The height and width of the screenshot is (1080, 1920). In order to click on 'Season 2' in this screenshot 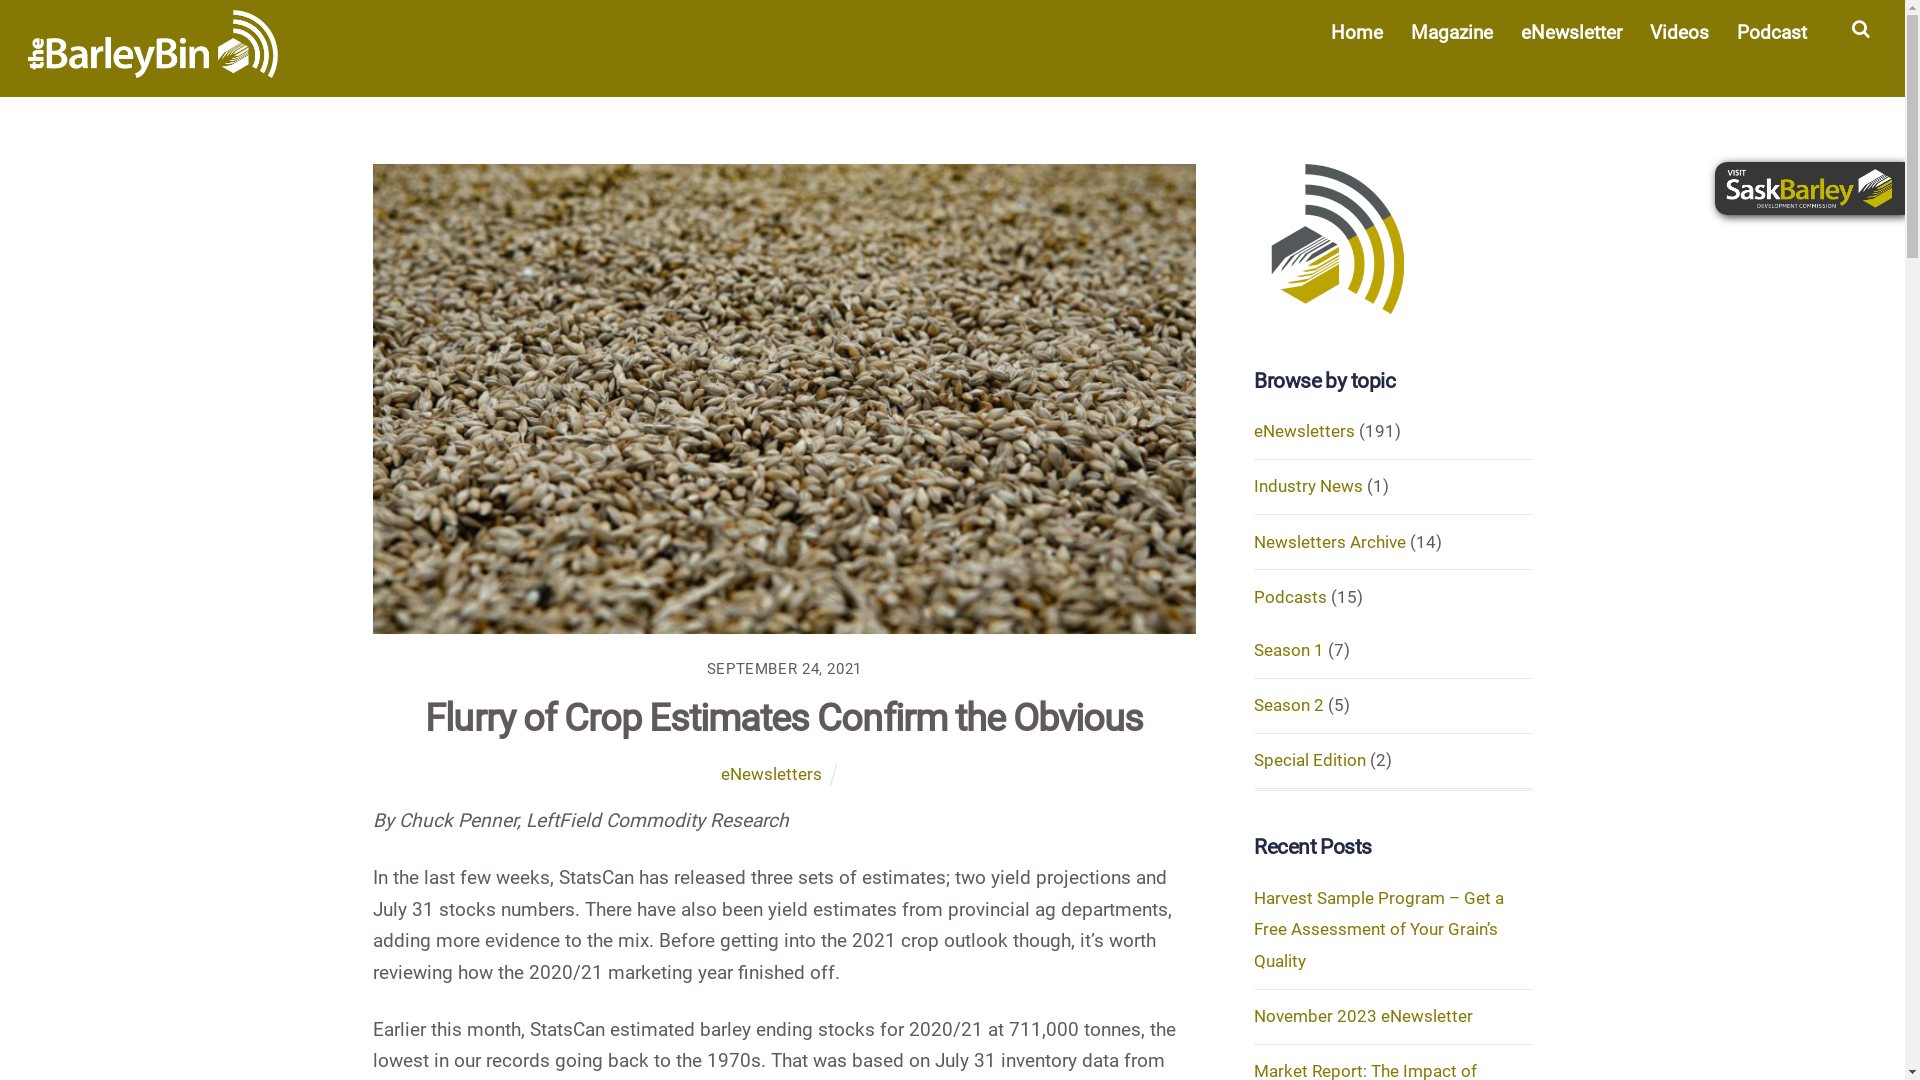, I will do `click(1289, 704)`.